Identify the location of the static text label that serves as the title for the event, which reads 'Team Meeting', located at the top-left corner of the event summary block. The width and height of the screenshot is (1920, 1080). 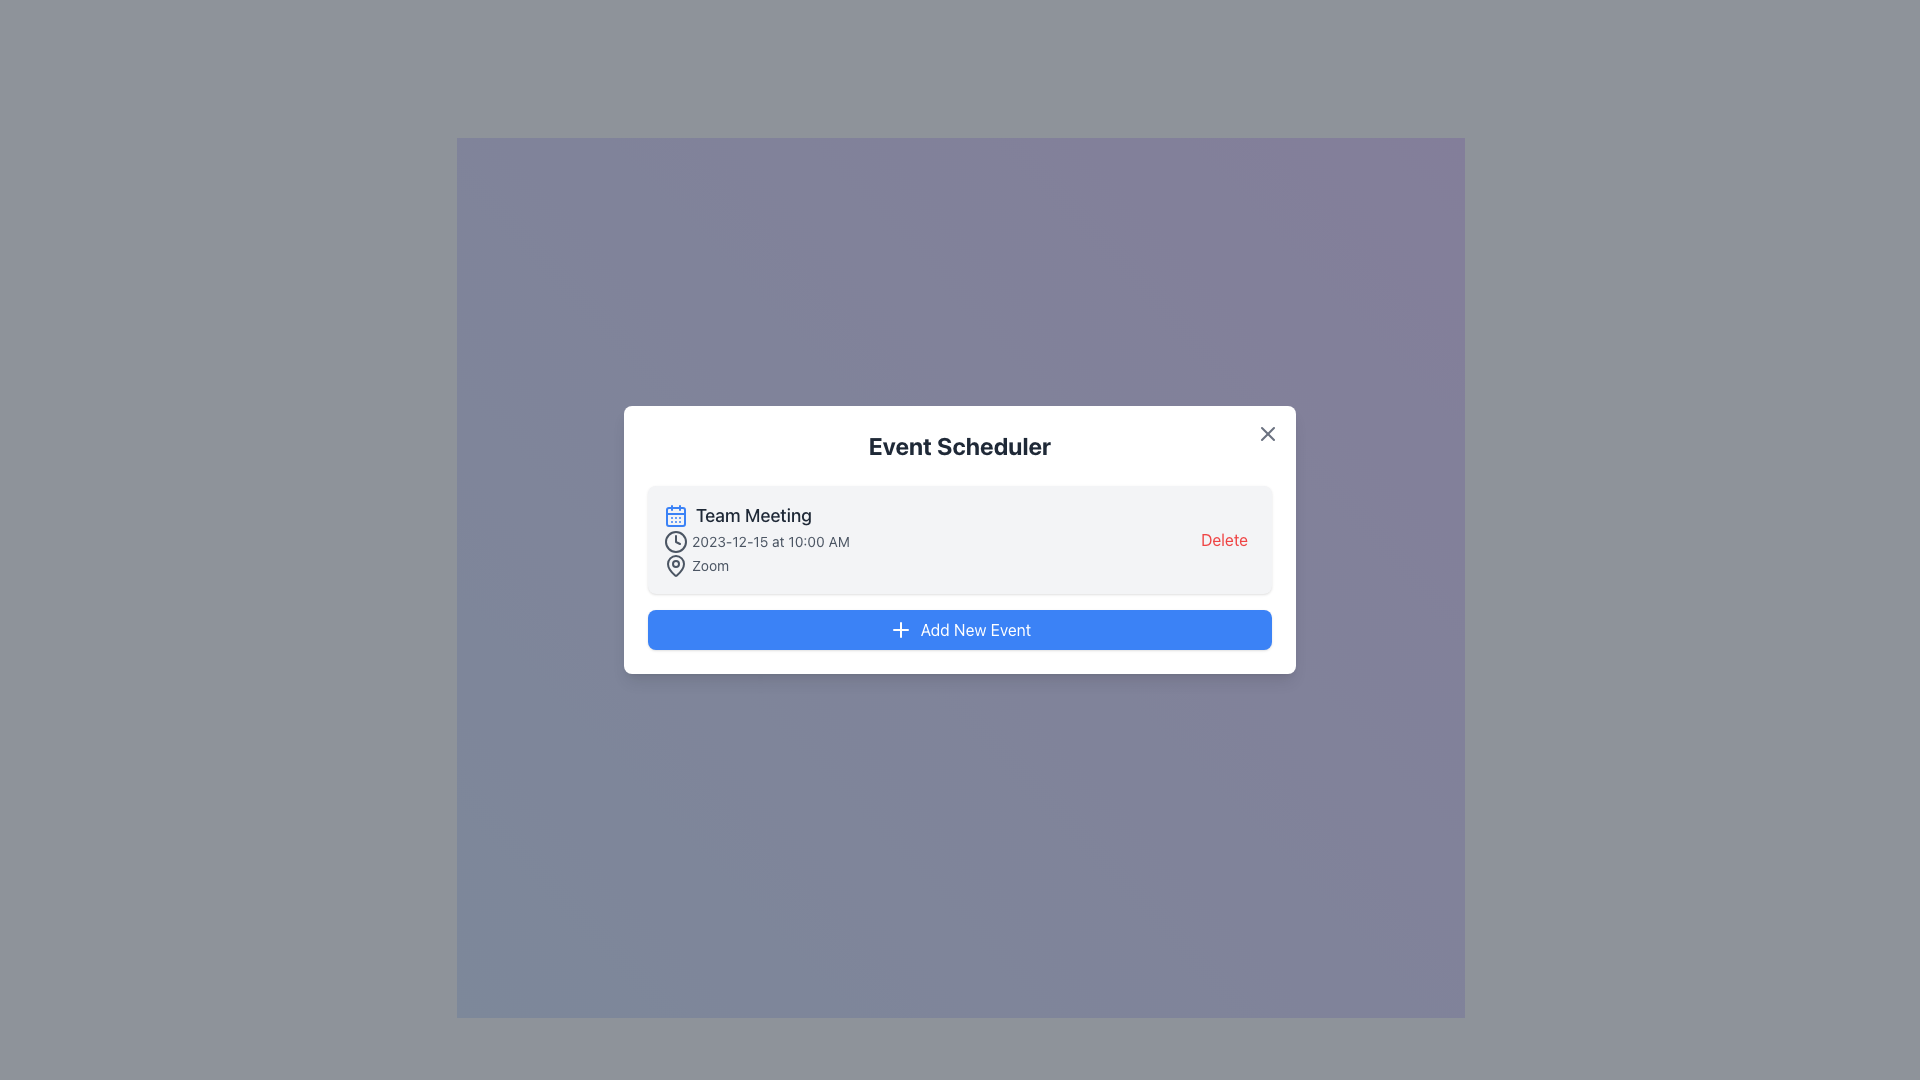
(755, 515).